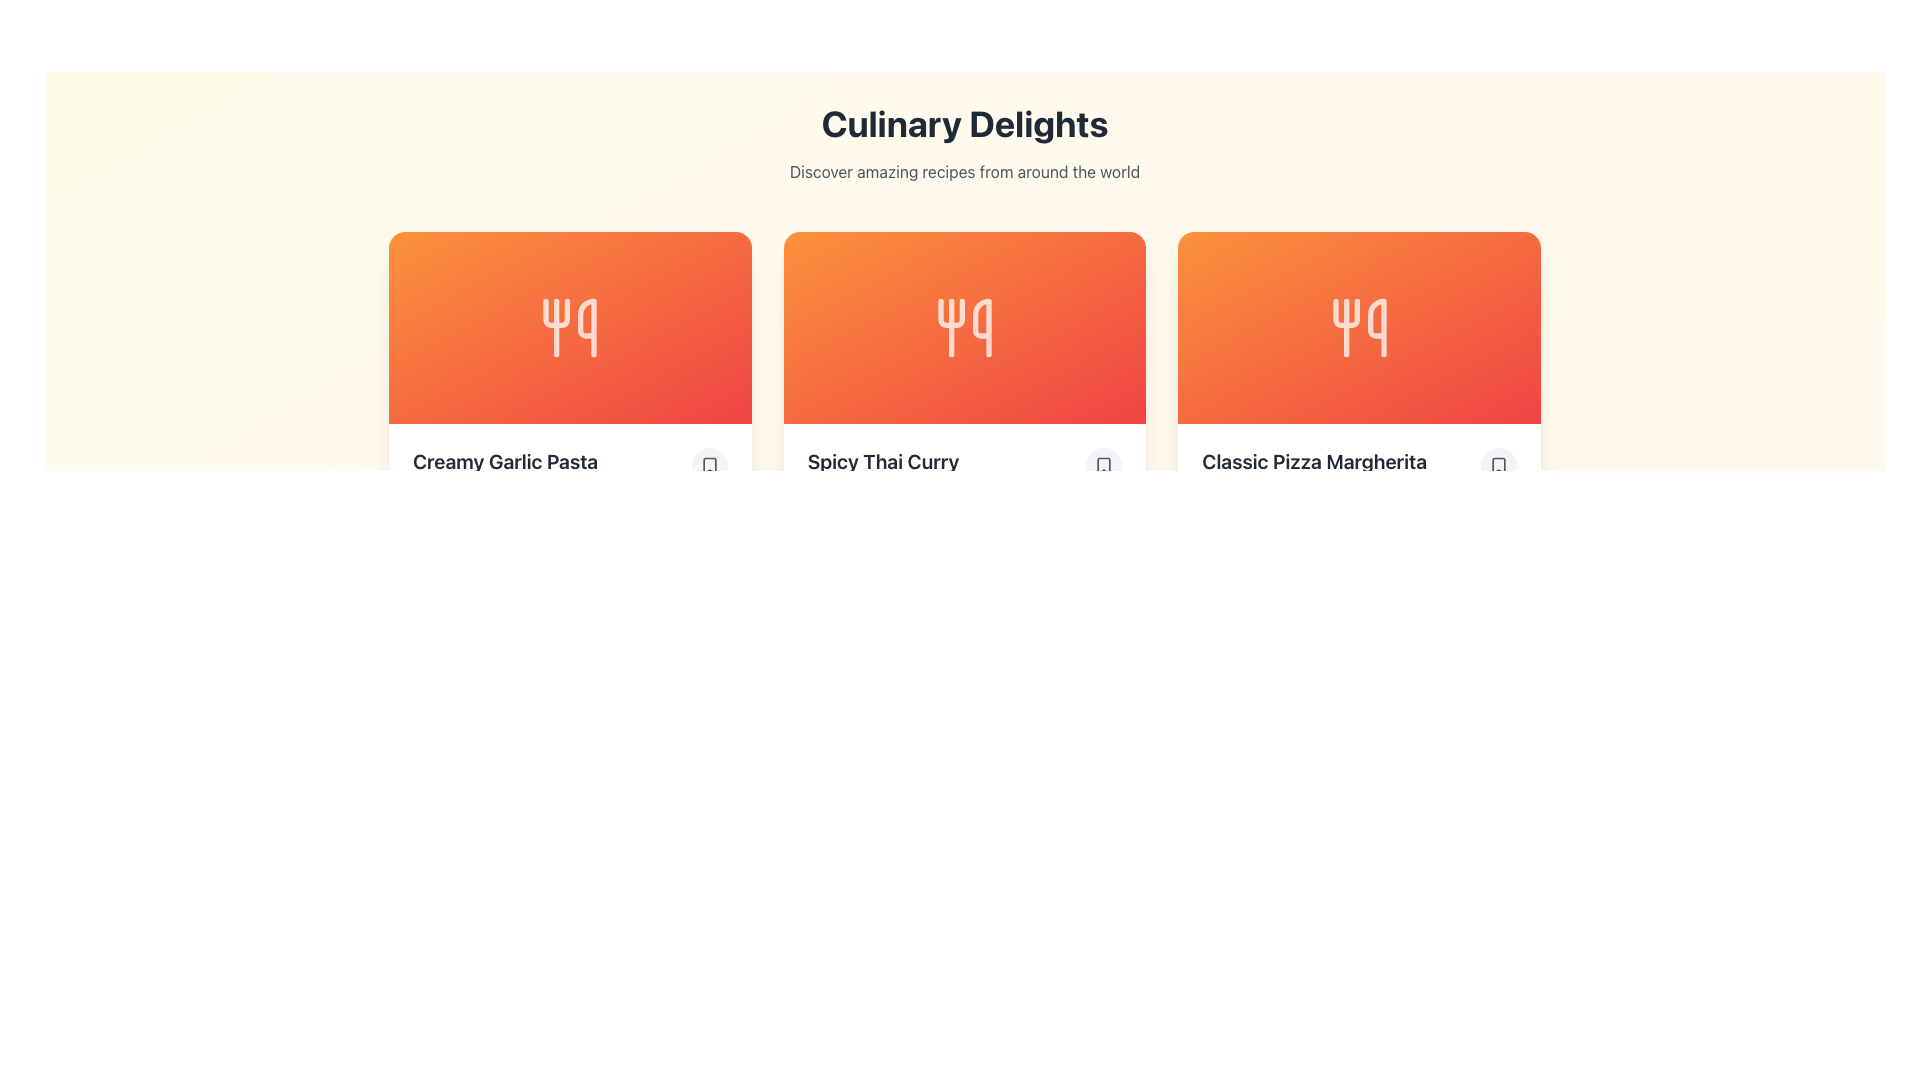 This screenshot has height=1080, width=1920. What do you see at coordinates (964, 142) in the screenshot?
I see `the header element titled 'Culinary Delights' which includes the subtitle 'Discover amazing recipes from around the world'` at bounding box center [964, 142].